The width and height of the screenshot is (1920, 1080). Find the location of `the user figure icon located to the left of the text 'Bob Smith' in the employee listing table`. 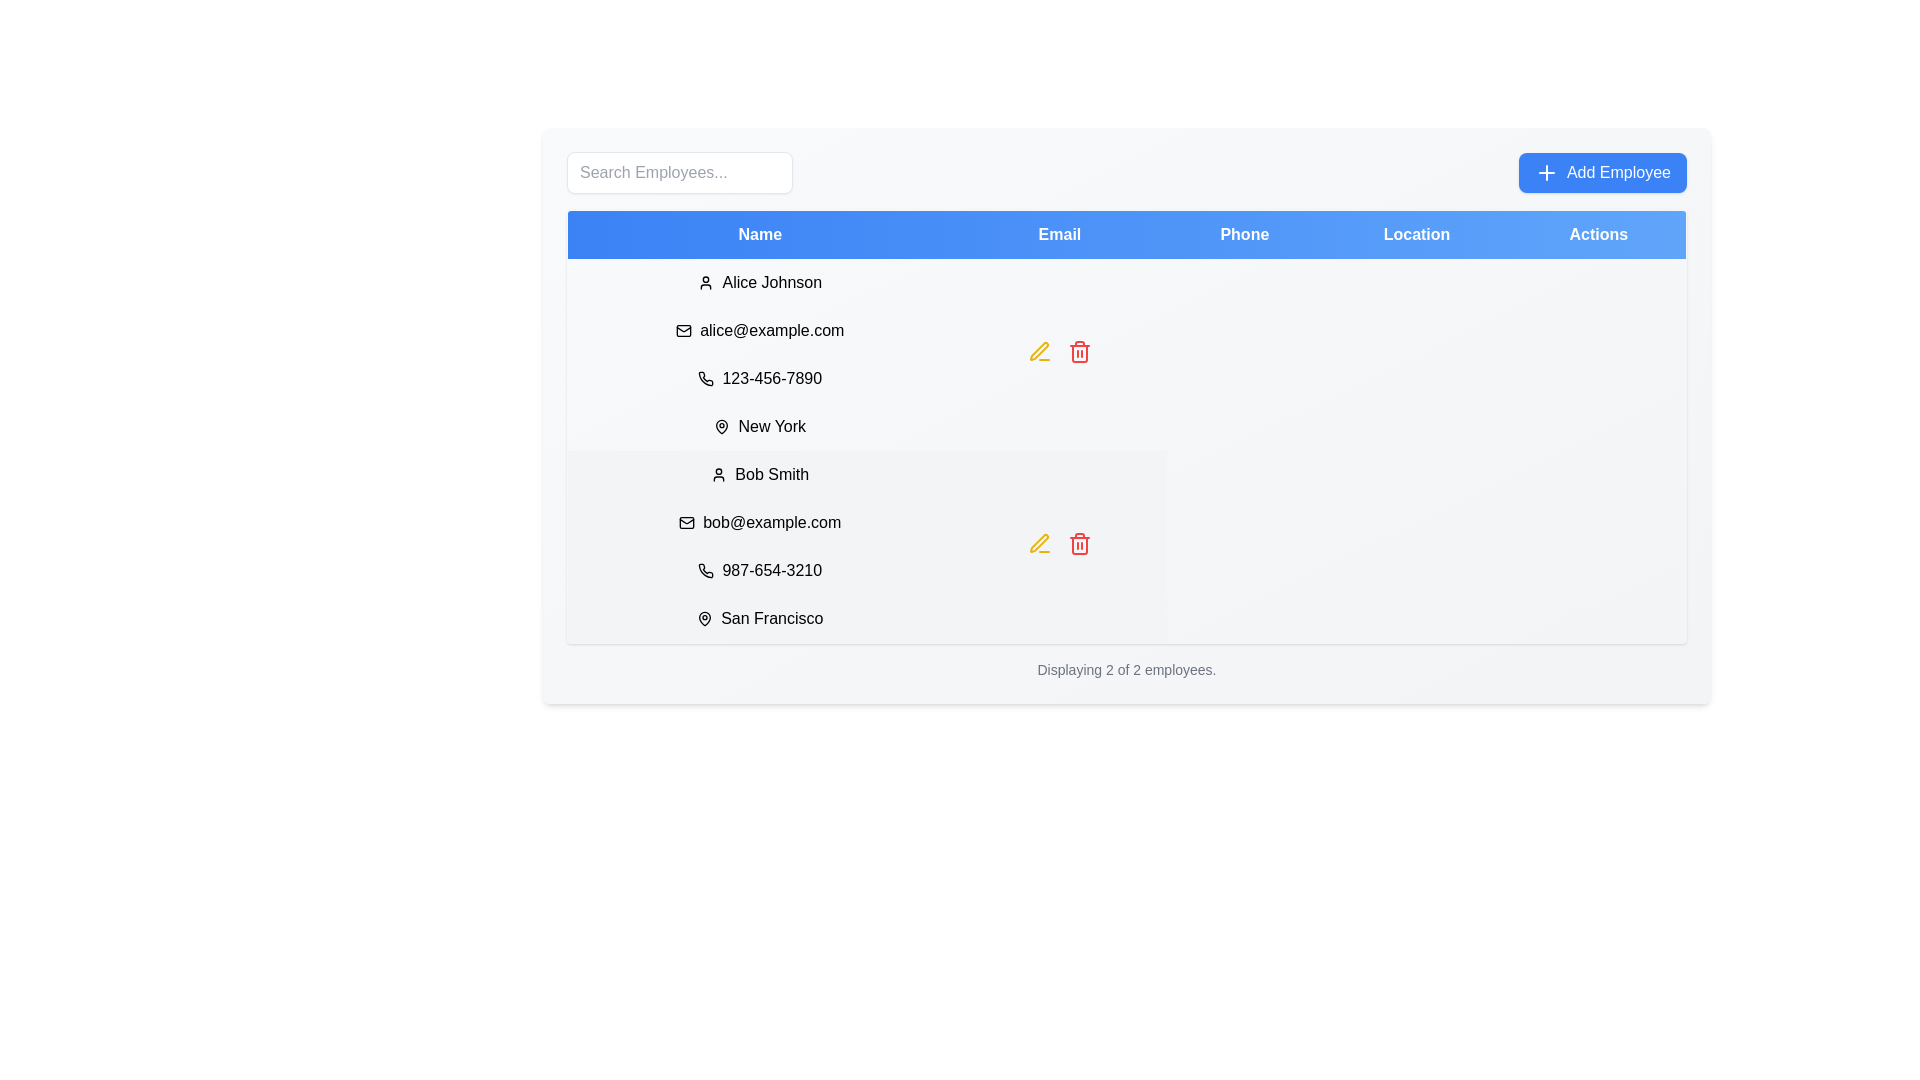

the user figure icon located to the left of the text 'Bob Smith' in the employee listing table is located at coordinates (719, 474).